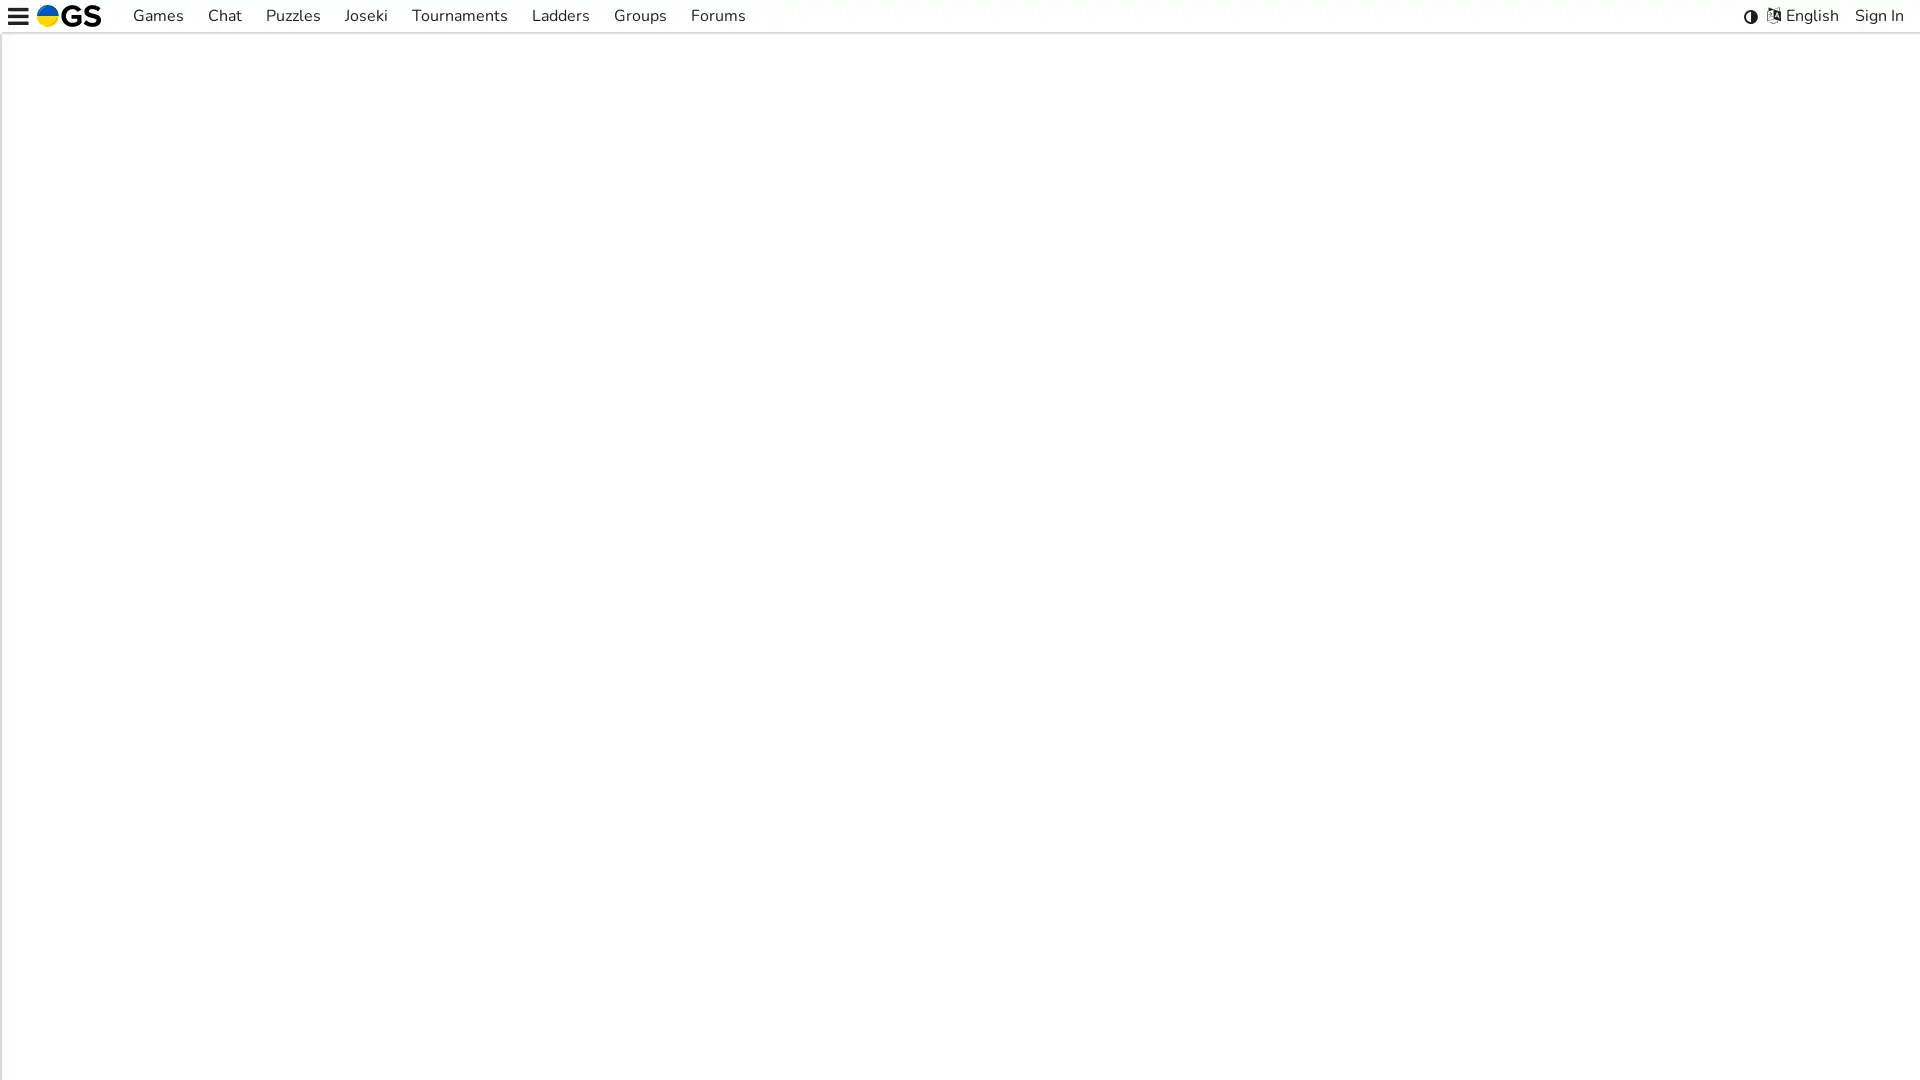  What do you see at coordinates (954, 789) in the screenshot?
I see `19x19` at bounding box center [954, 789].